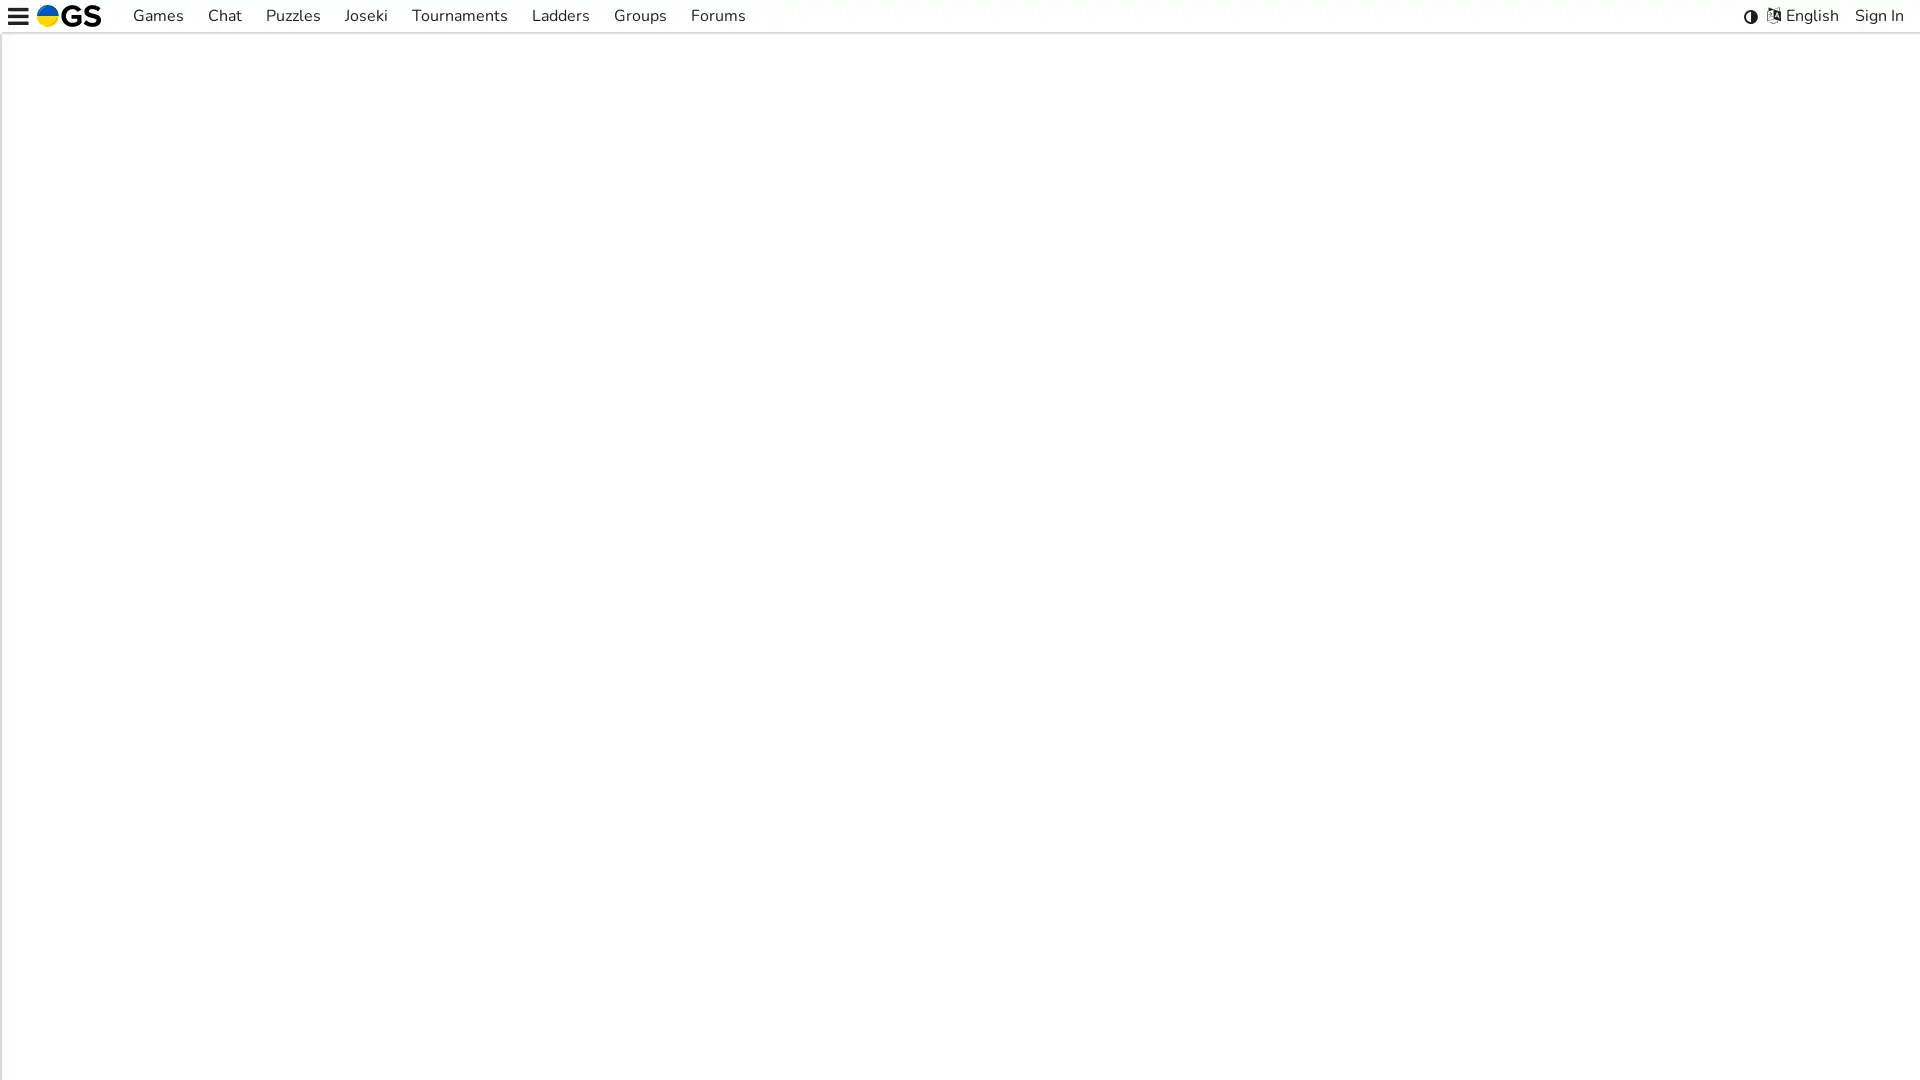  What do you see at coordinates (954, 789) in the screenshot?
I see `19x19` at bounding box center [954, 789].